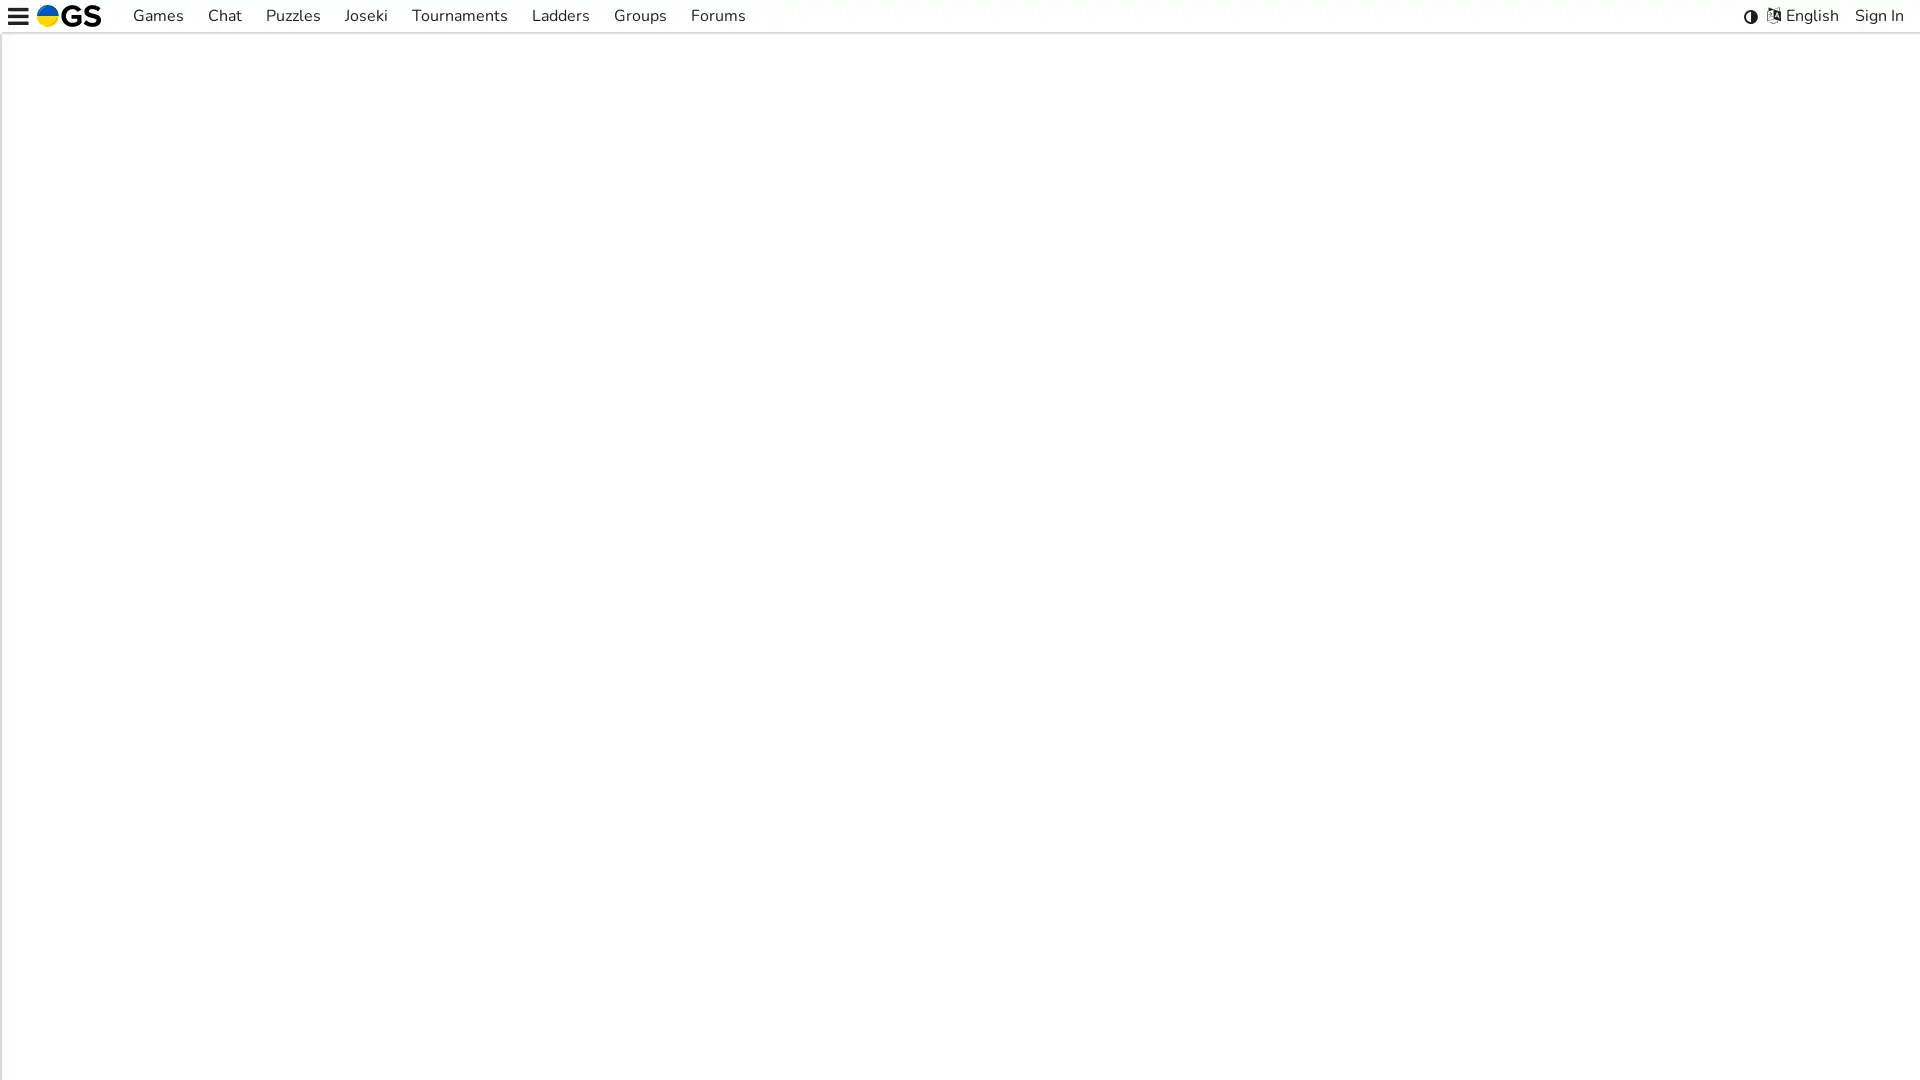  What do you see at coordinates (954, 789) in the screenshot?
I see `19x19` at bounding box center [954, 789].